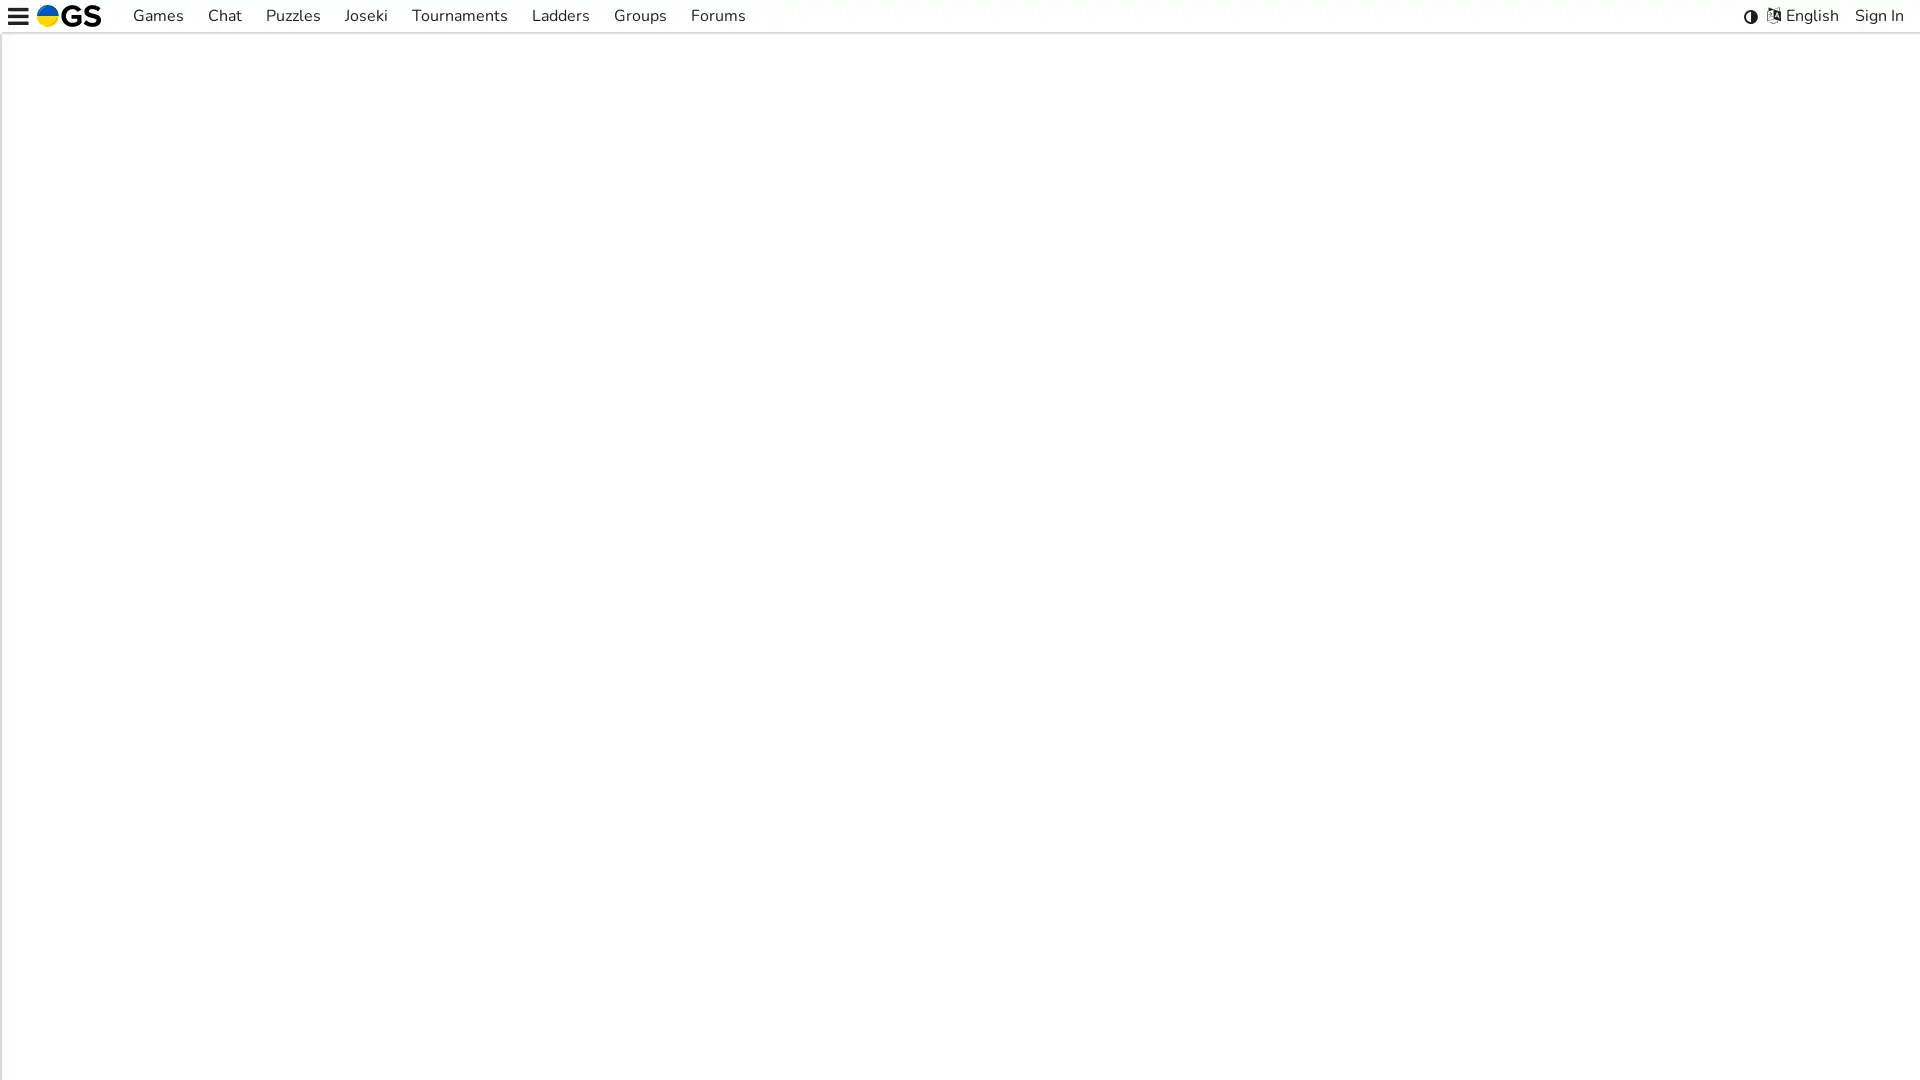  What do you see at coordinates (954, 789) in the screenshot?
I see `19x19` at bounding box center [954, 789].